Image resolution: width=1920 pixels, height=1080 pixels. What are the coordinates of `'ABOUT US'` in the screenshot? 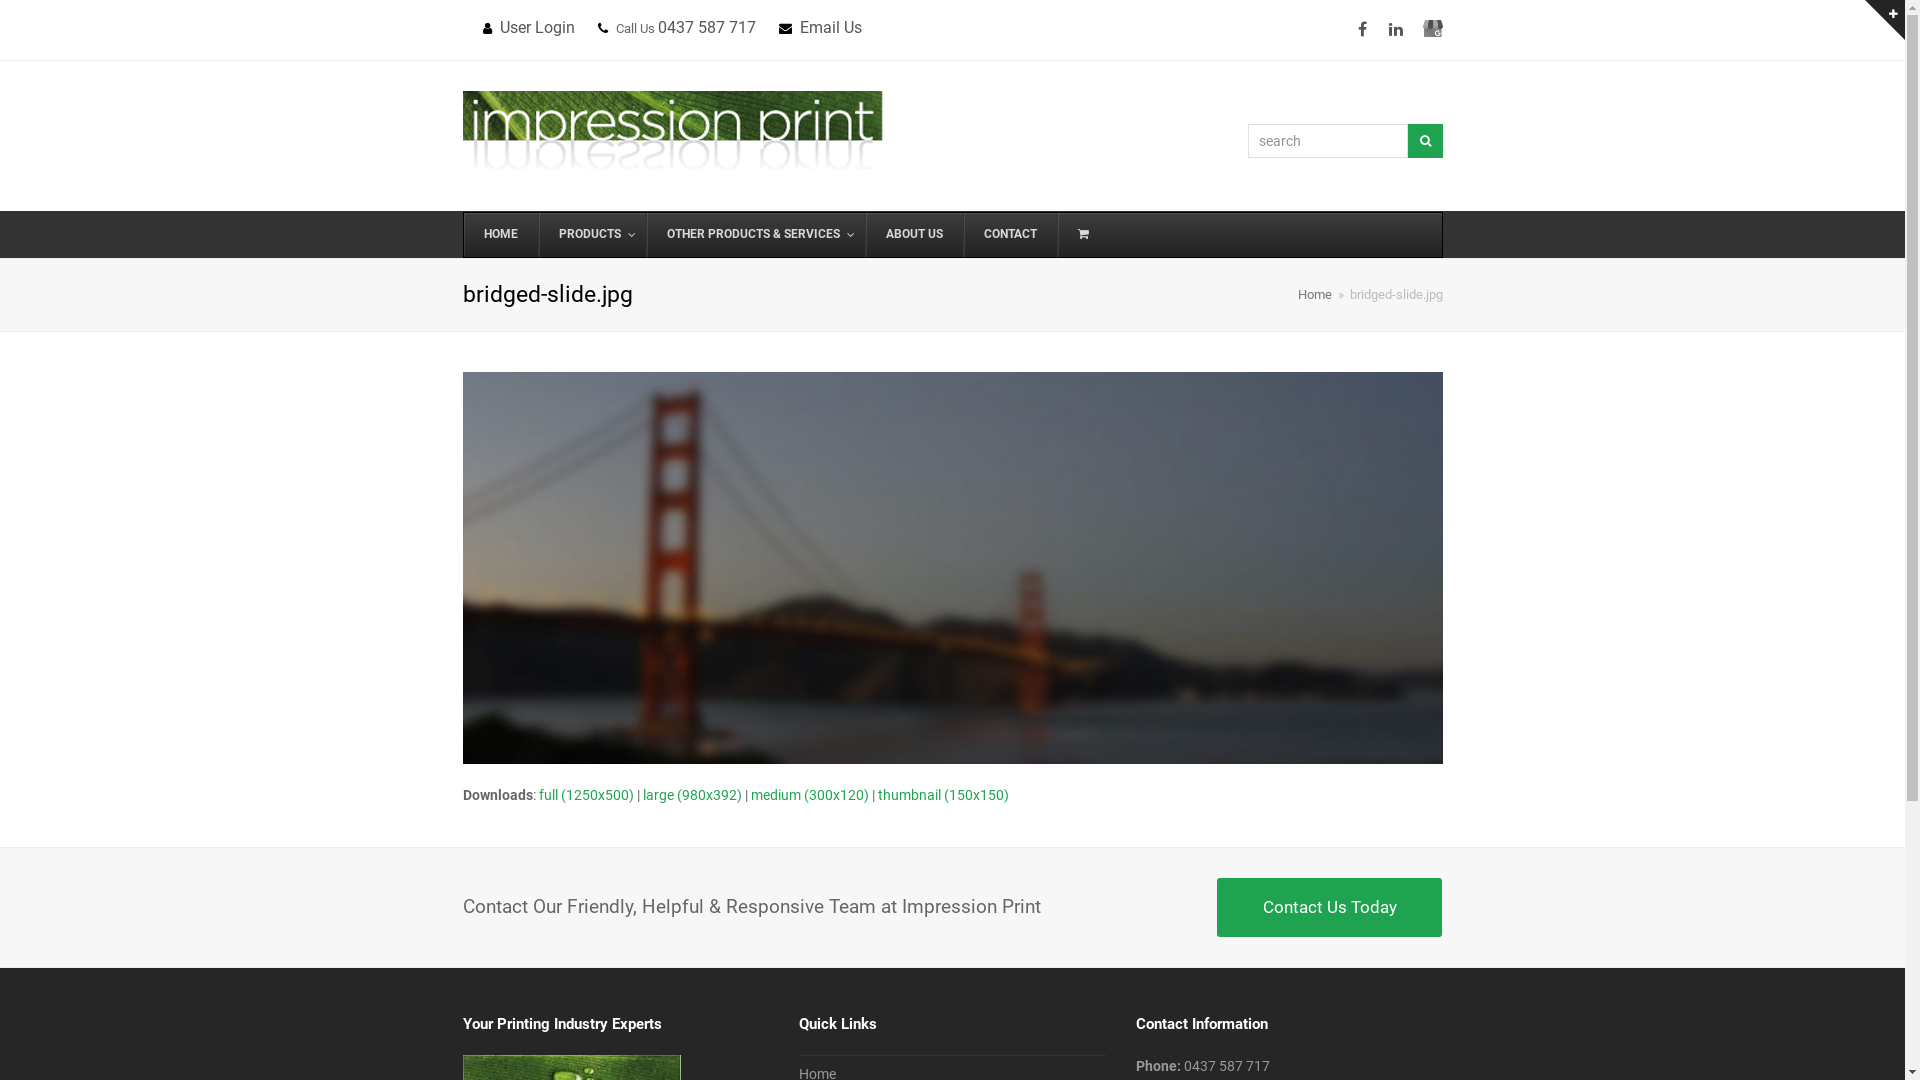 It's located at (864, 234).